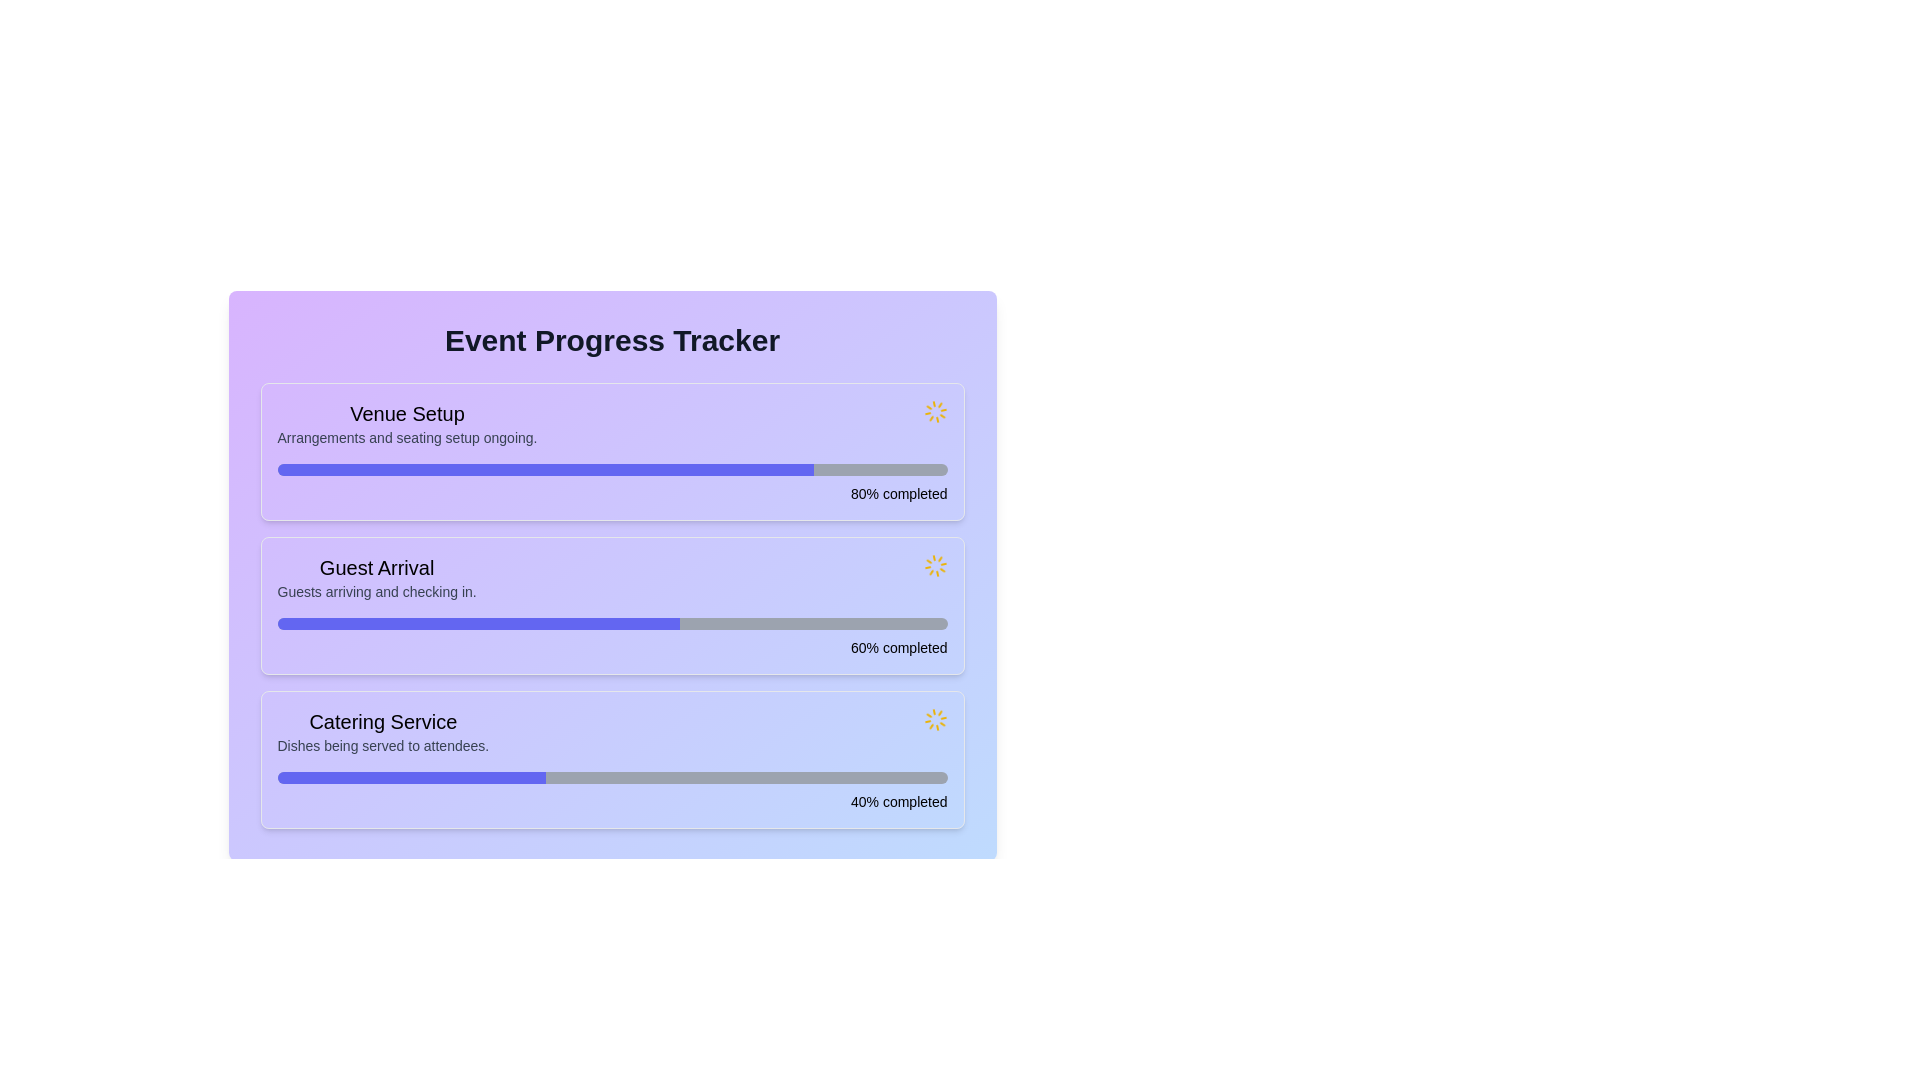  What do you see at coordinates (934, 566) in the screenshot?
I see `the animated yellow loading spinner located in the second row of the event progress tracker, adjacent to the progress percentage text for 'Guest Arrival'` at bounding box center [934, 566].